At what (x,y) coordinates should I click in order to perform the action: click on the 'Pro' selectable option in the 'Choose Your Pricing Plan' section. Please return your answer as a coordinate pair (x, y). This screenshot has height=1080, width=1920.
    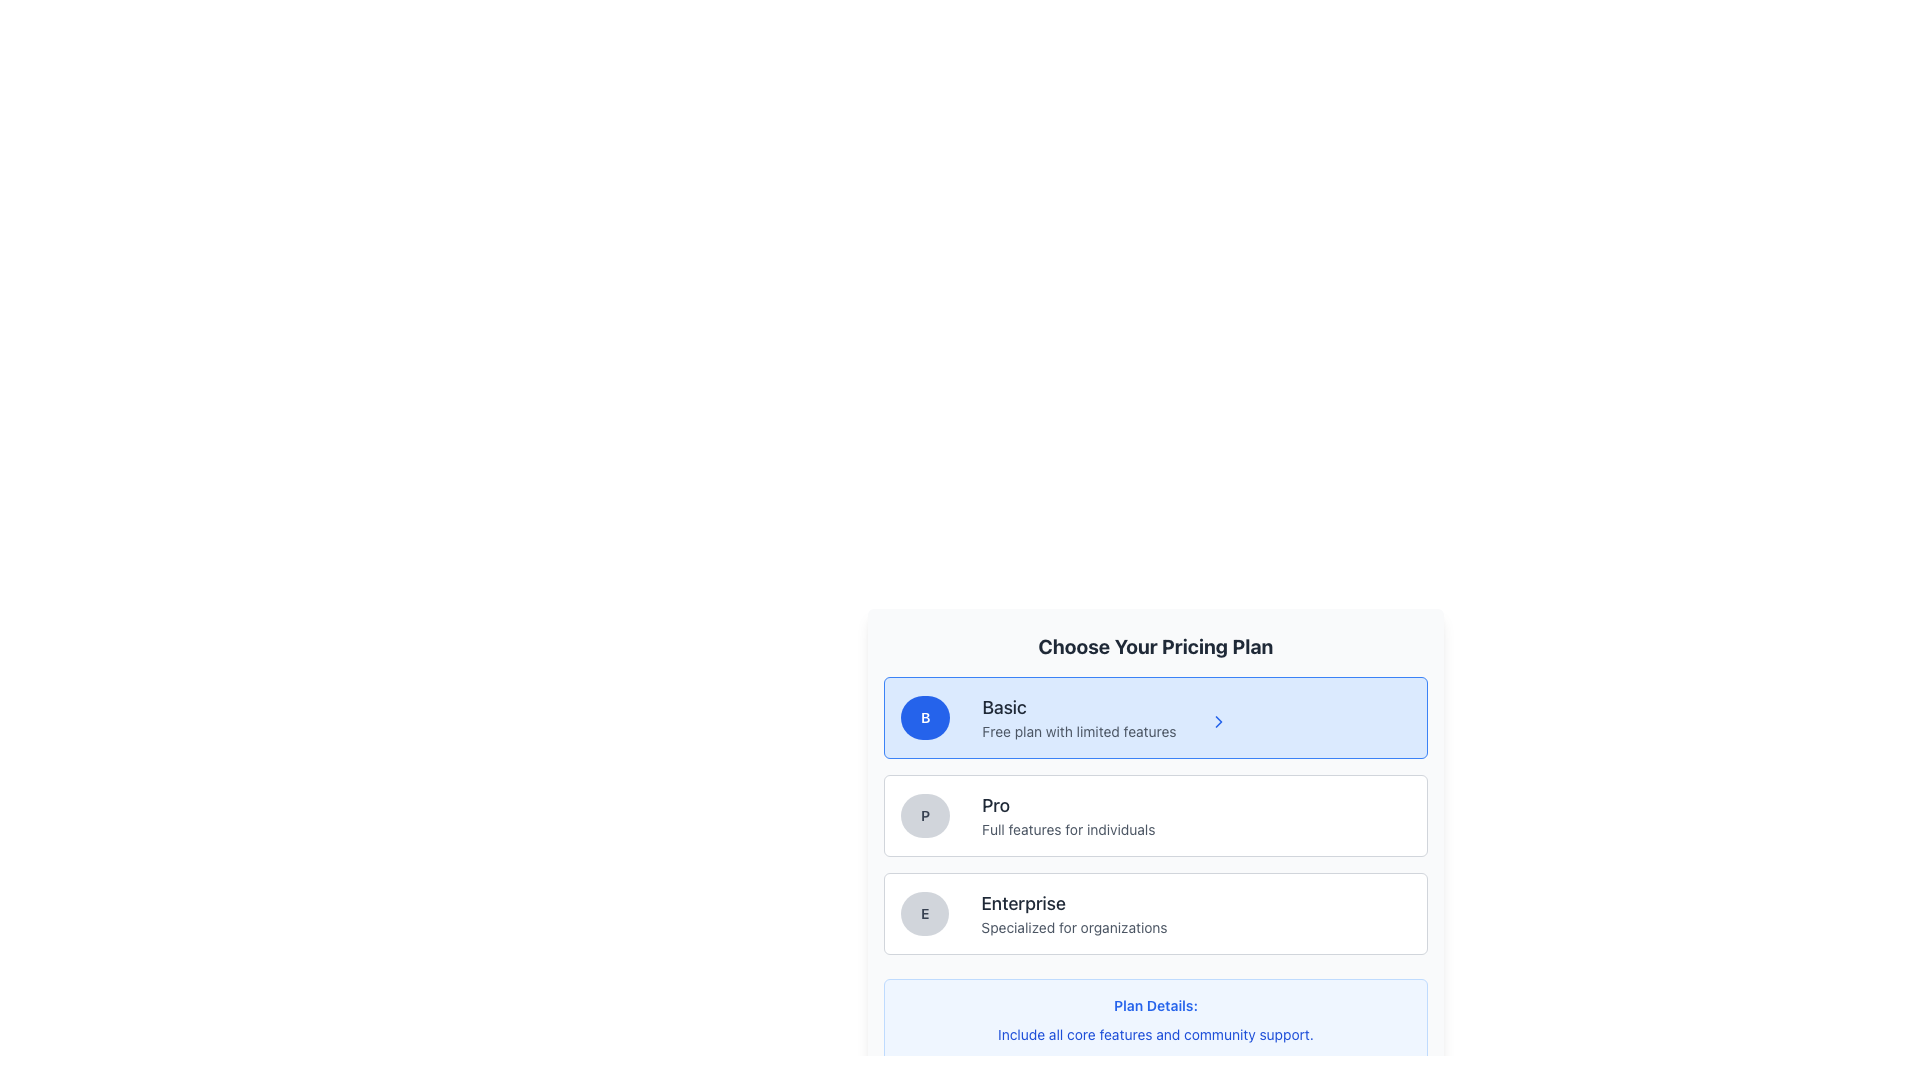
    Looking at the image, I should click on (1156, 816).